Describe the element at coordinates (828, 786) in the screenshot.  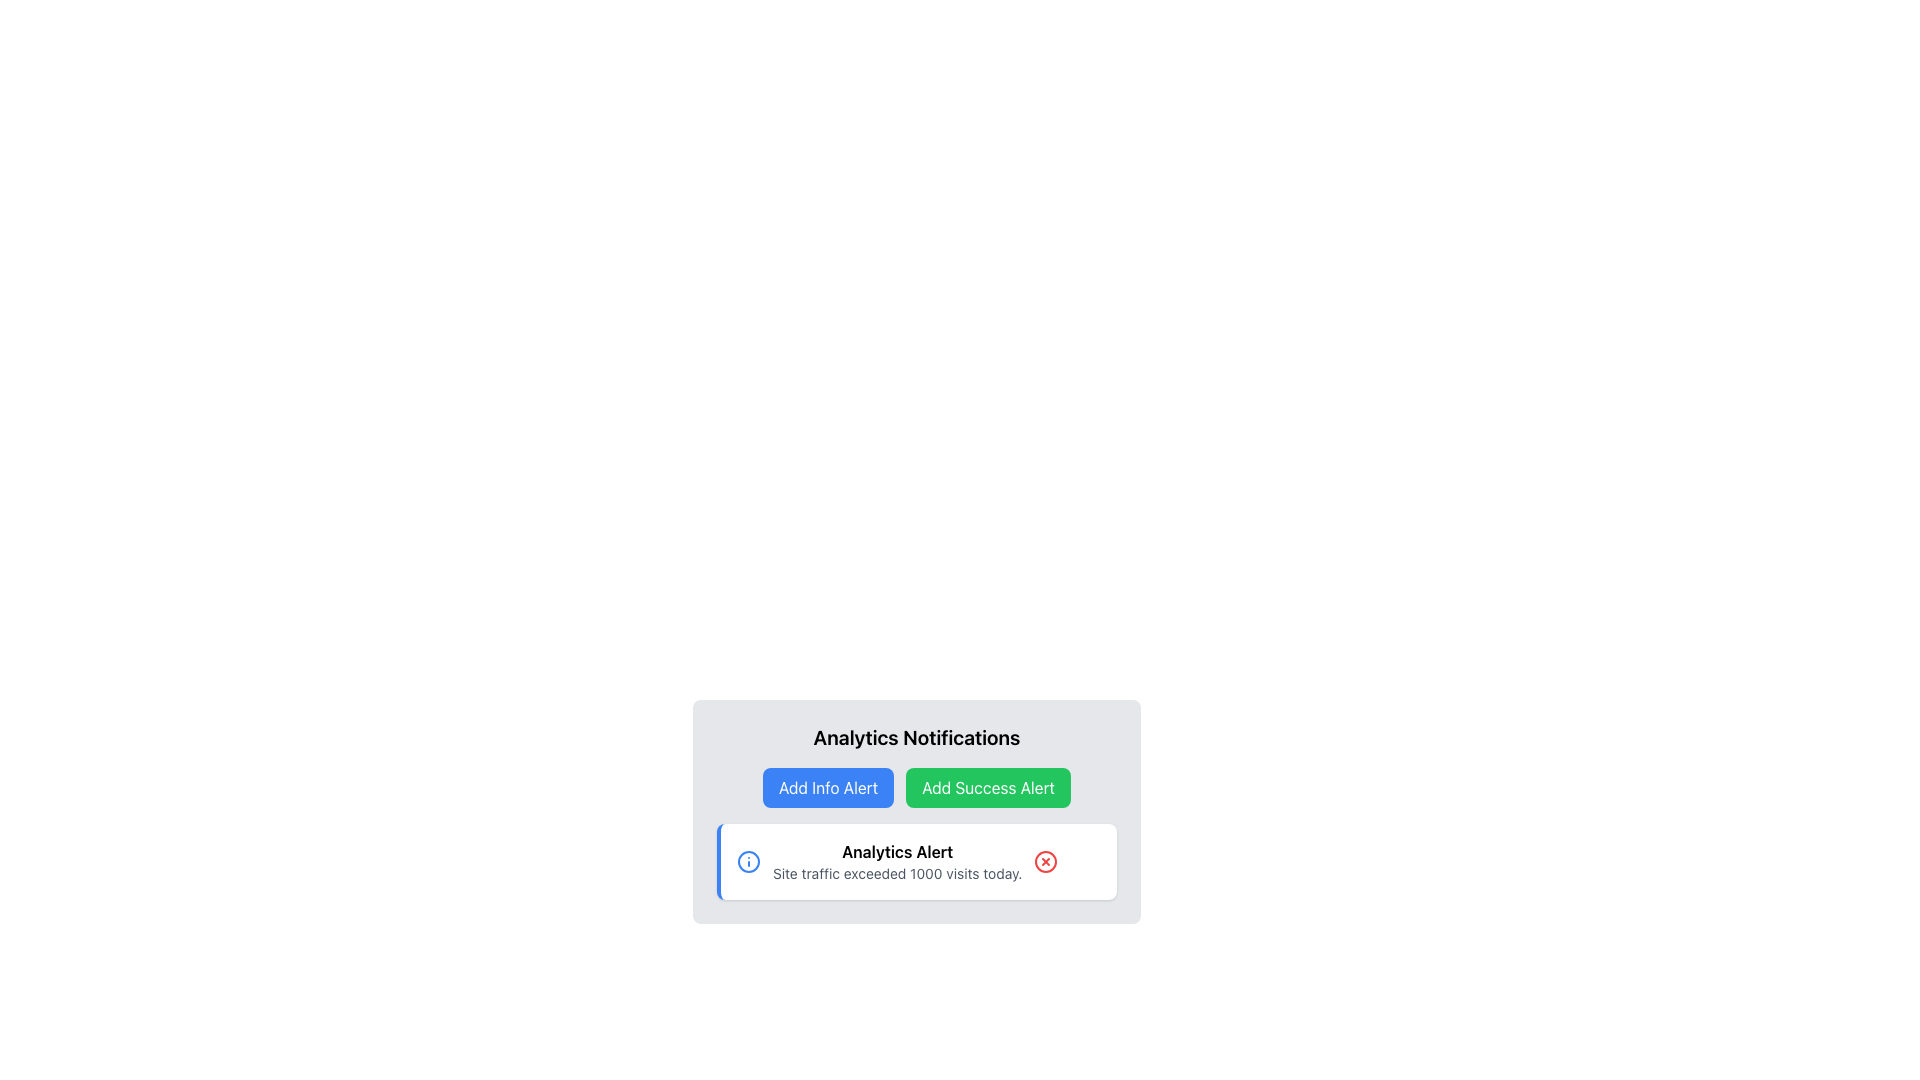
I see `the leftmost button in the horizontal layout under the heading 'Analytics Notifications'` at that location.